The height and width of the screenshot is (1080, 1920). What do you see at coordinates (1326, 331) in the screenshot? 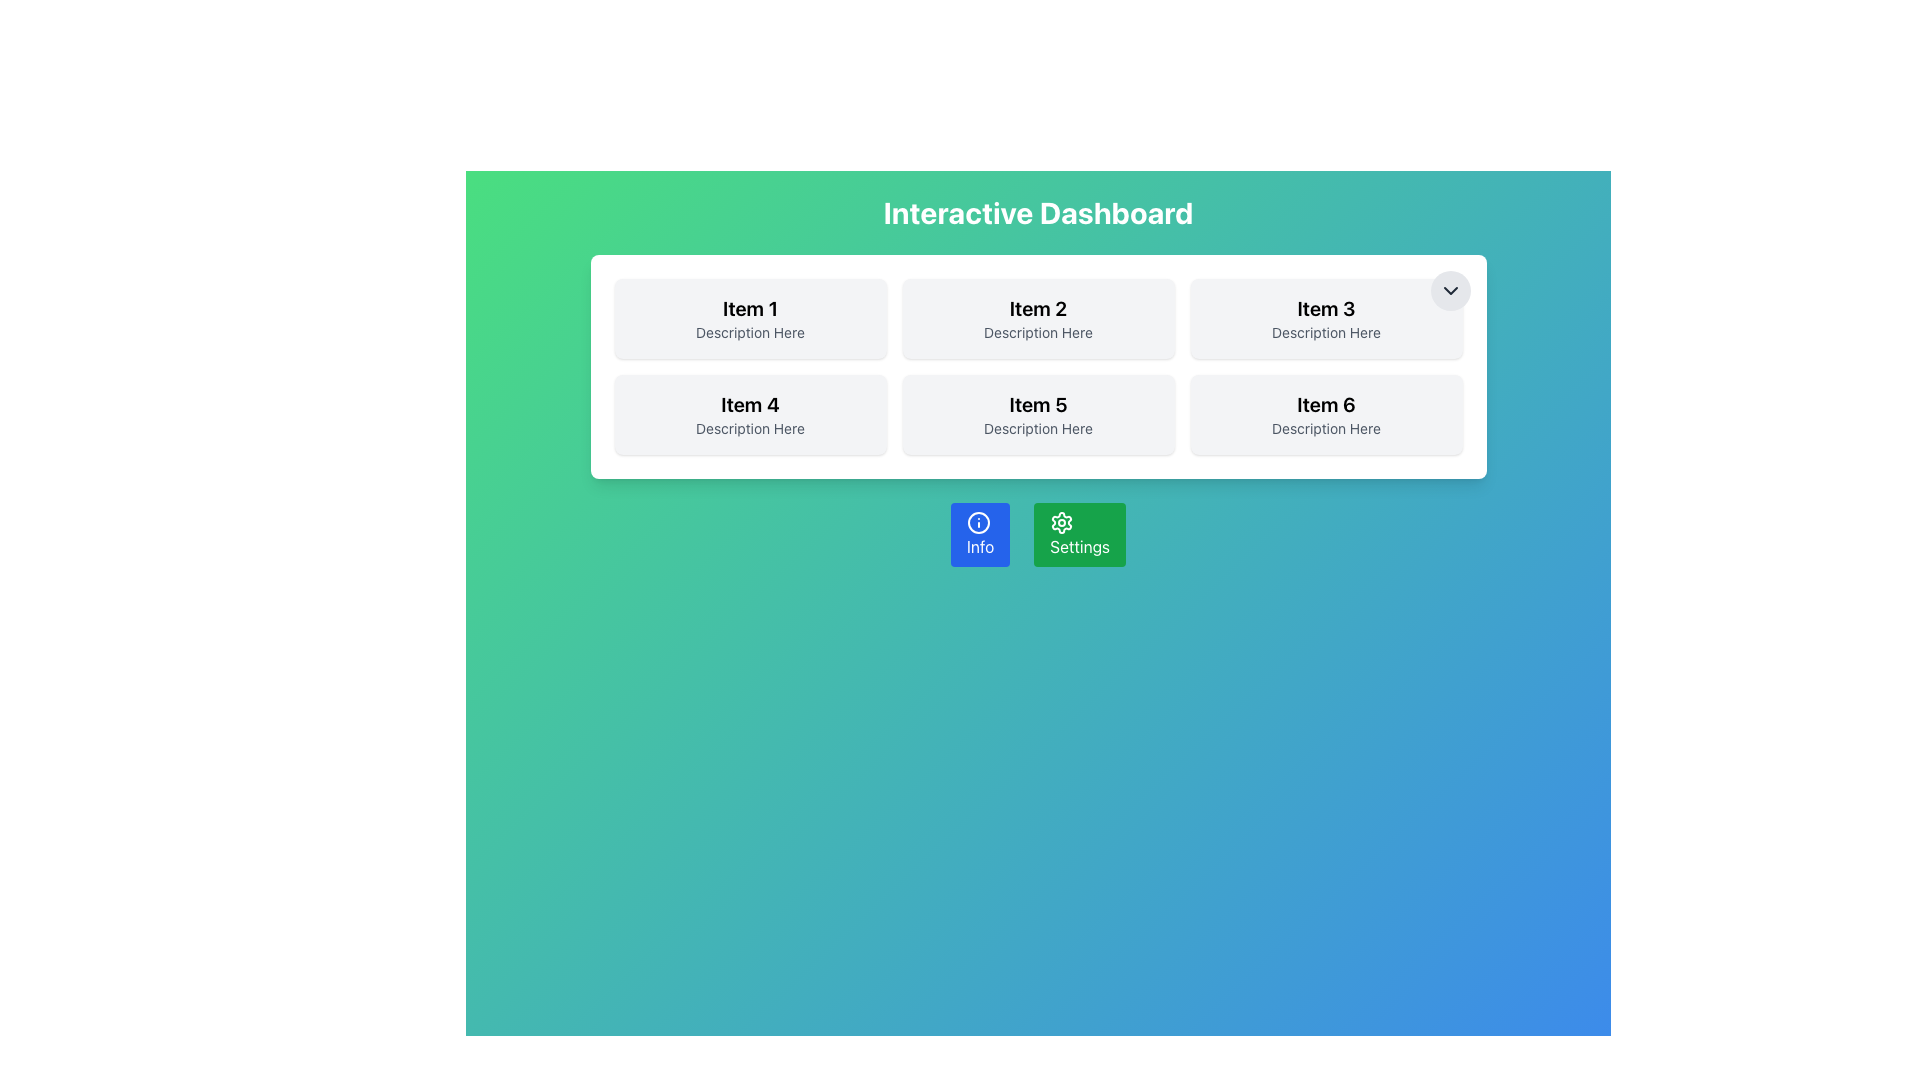
I see `the text label displaying 'Description Here', which is located below the 'Item 3' header in the upper-right card of the interface` at bounding box center [1326, 331].